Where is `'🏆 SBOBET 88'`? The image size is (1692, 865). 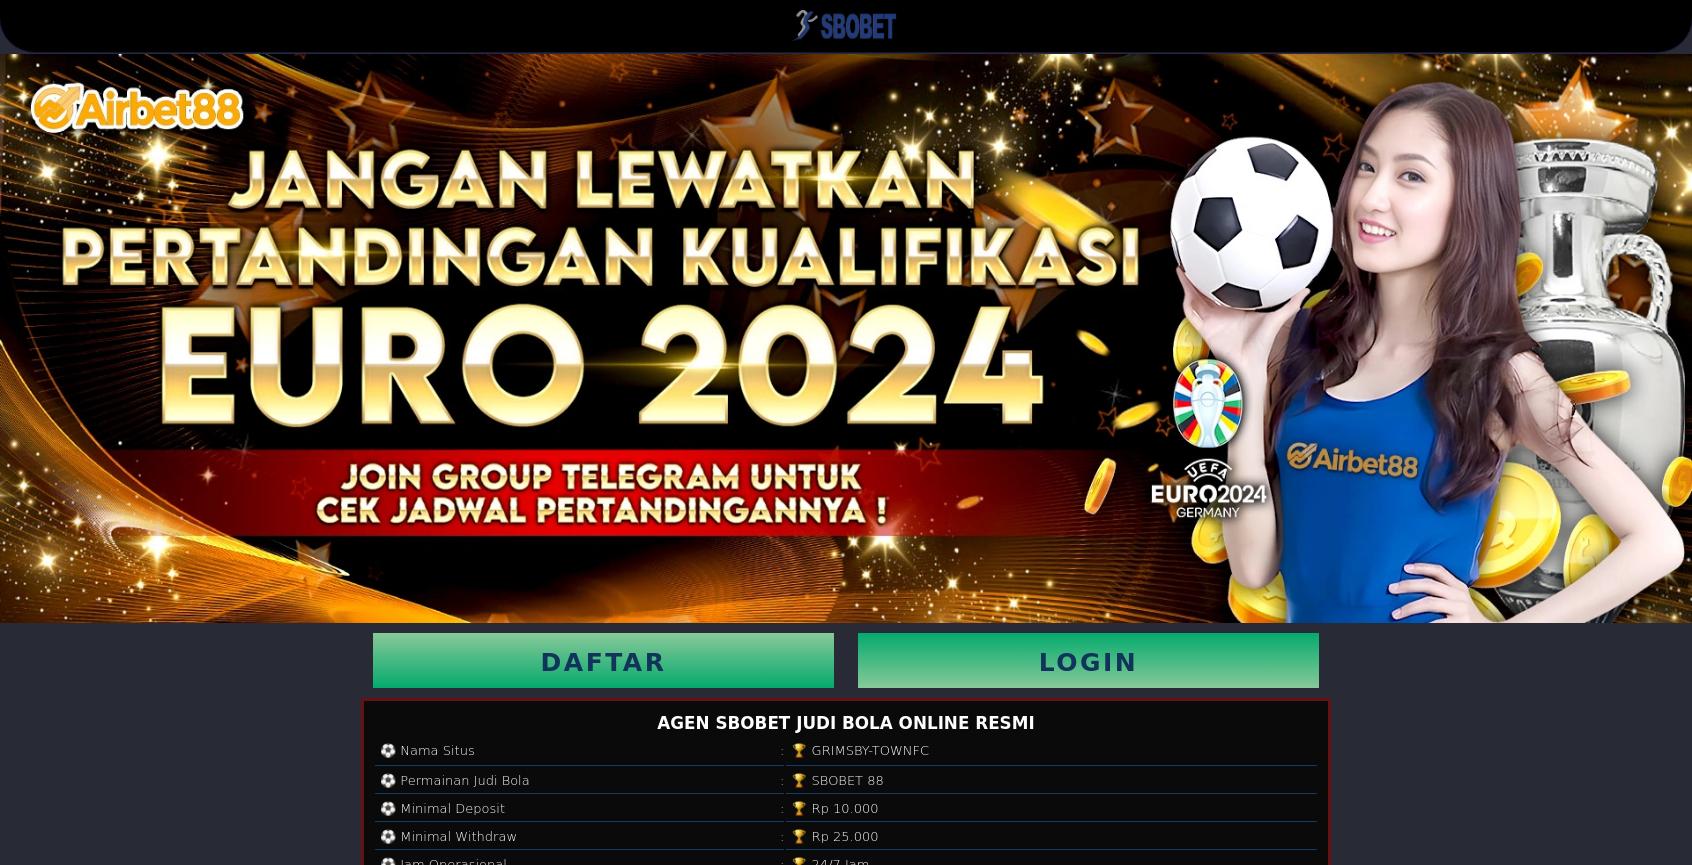
'🏆 SBOBET 88' is located at coordinates (837, 778).